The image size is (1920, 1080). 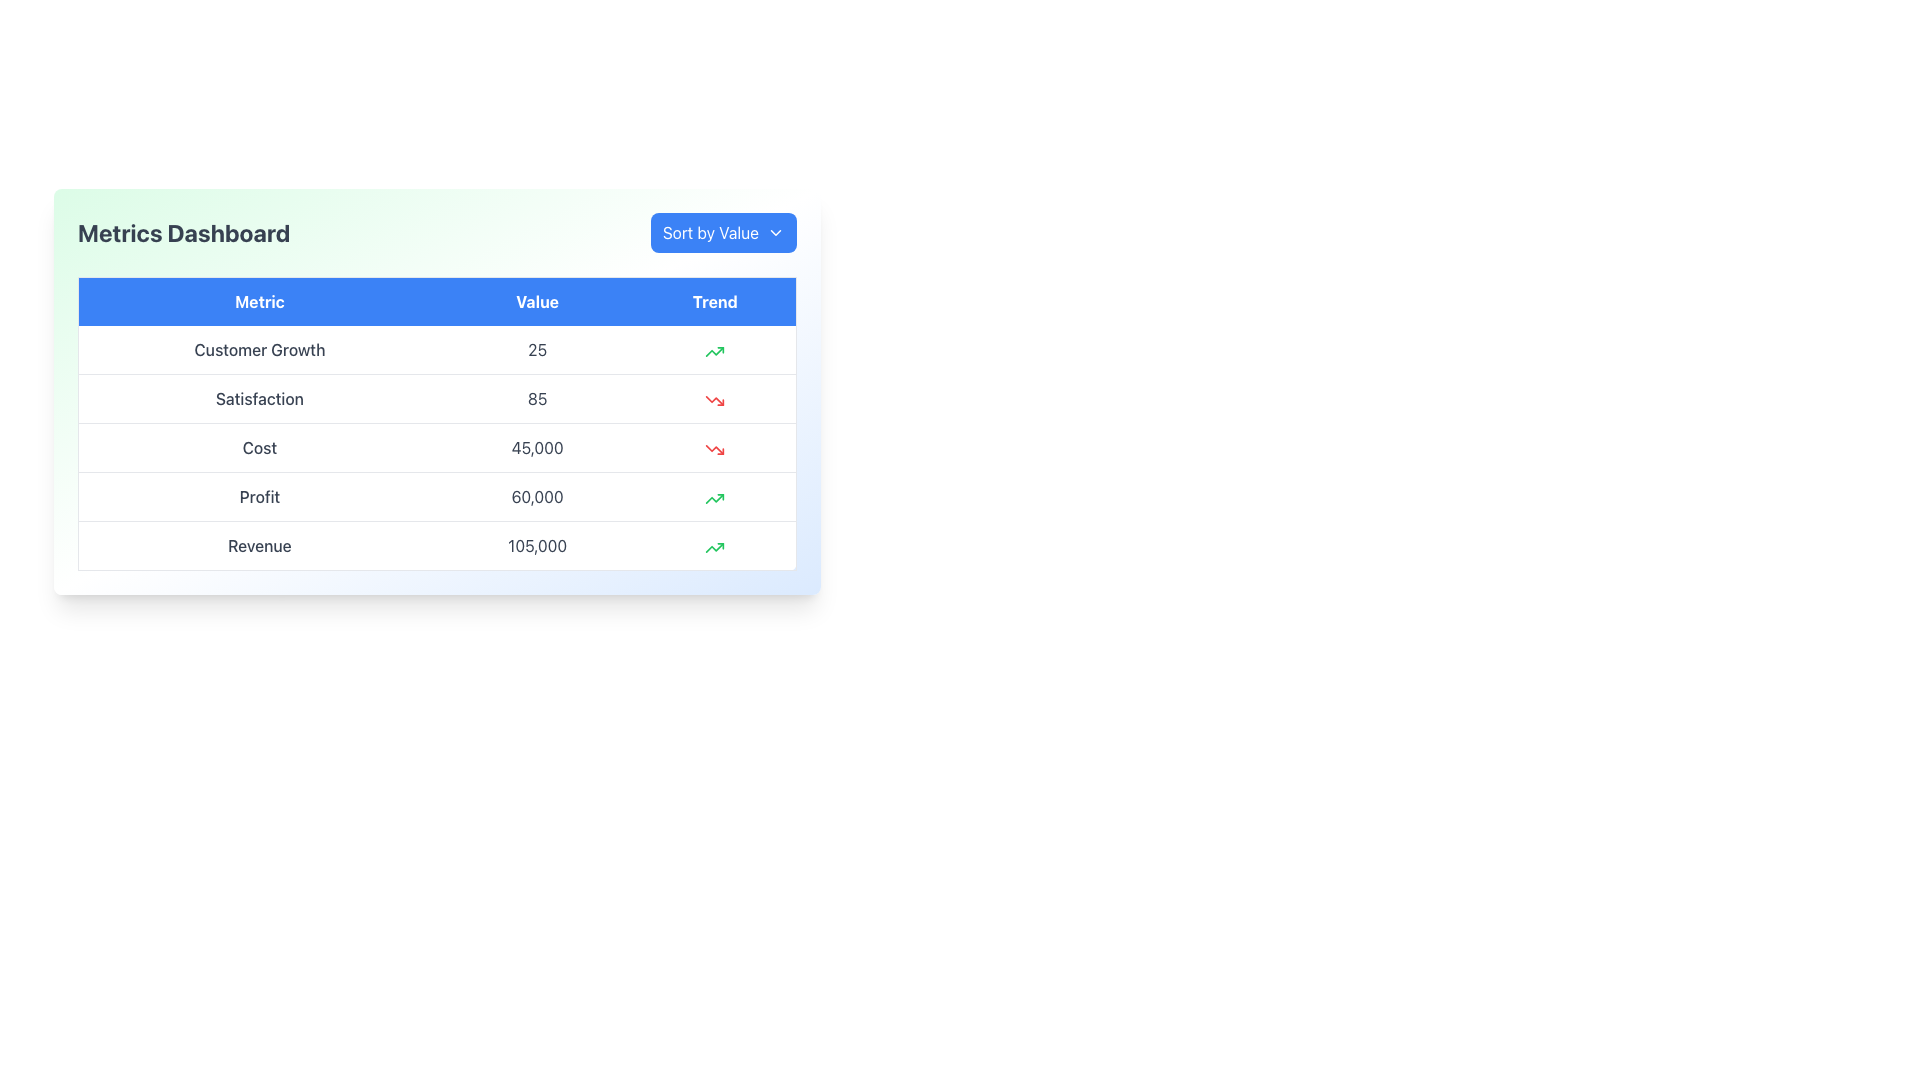 What do you see at coordinates (715, 349) in the screenshot?
I see `the graphical icon representing a positive trend in the 'Customer Growth' metric, located in the third column of the 'Trend' row in the table` at bounding box center [715, 349].